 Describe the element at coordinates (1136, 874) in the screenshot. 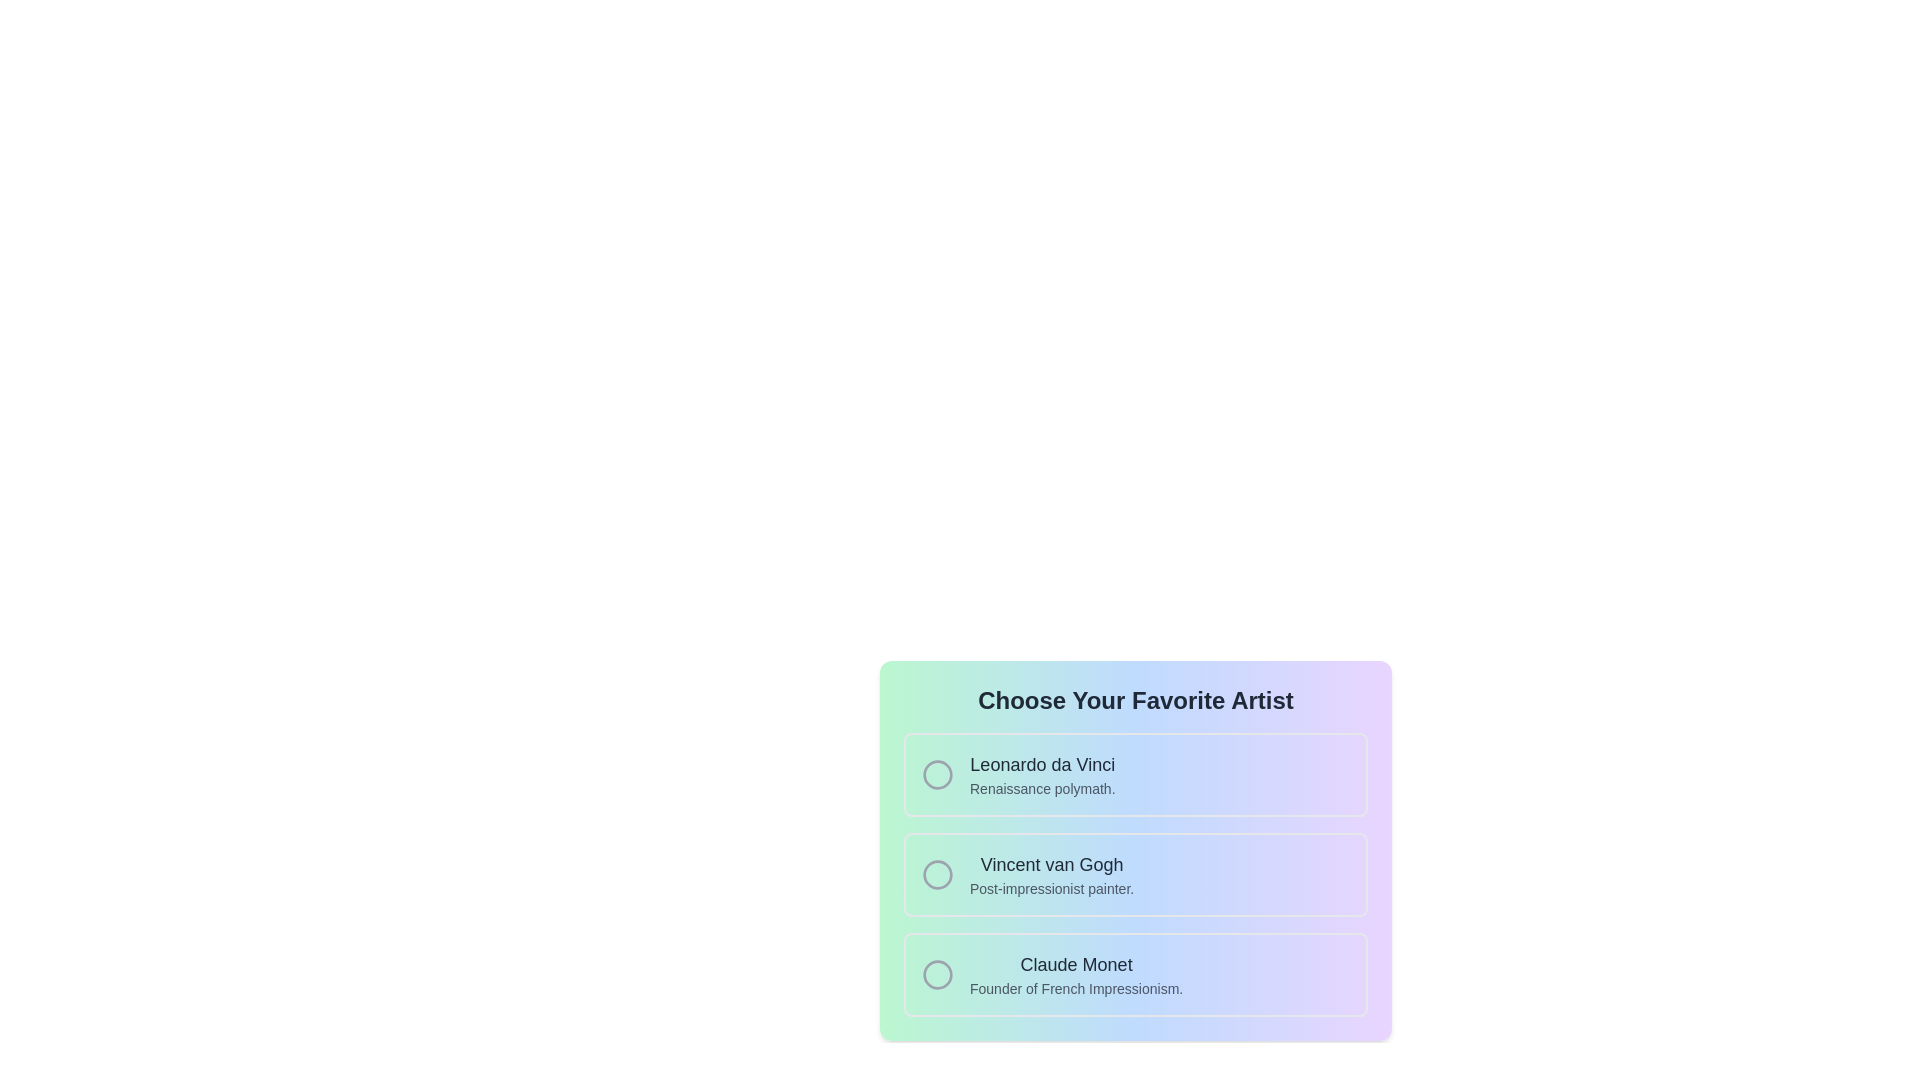

I see `the second selectable list item labeled 'Vincent van Gogh - Post-impressionist painter' in the 'Choose Your Favorite Artist' panel for interaction` at that location.